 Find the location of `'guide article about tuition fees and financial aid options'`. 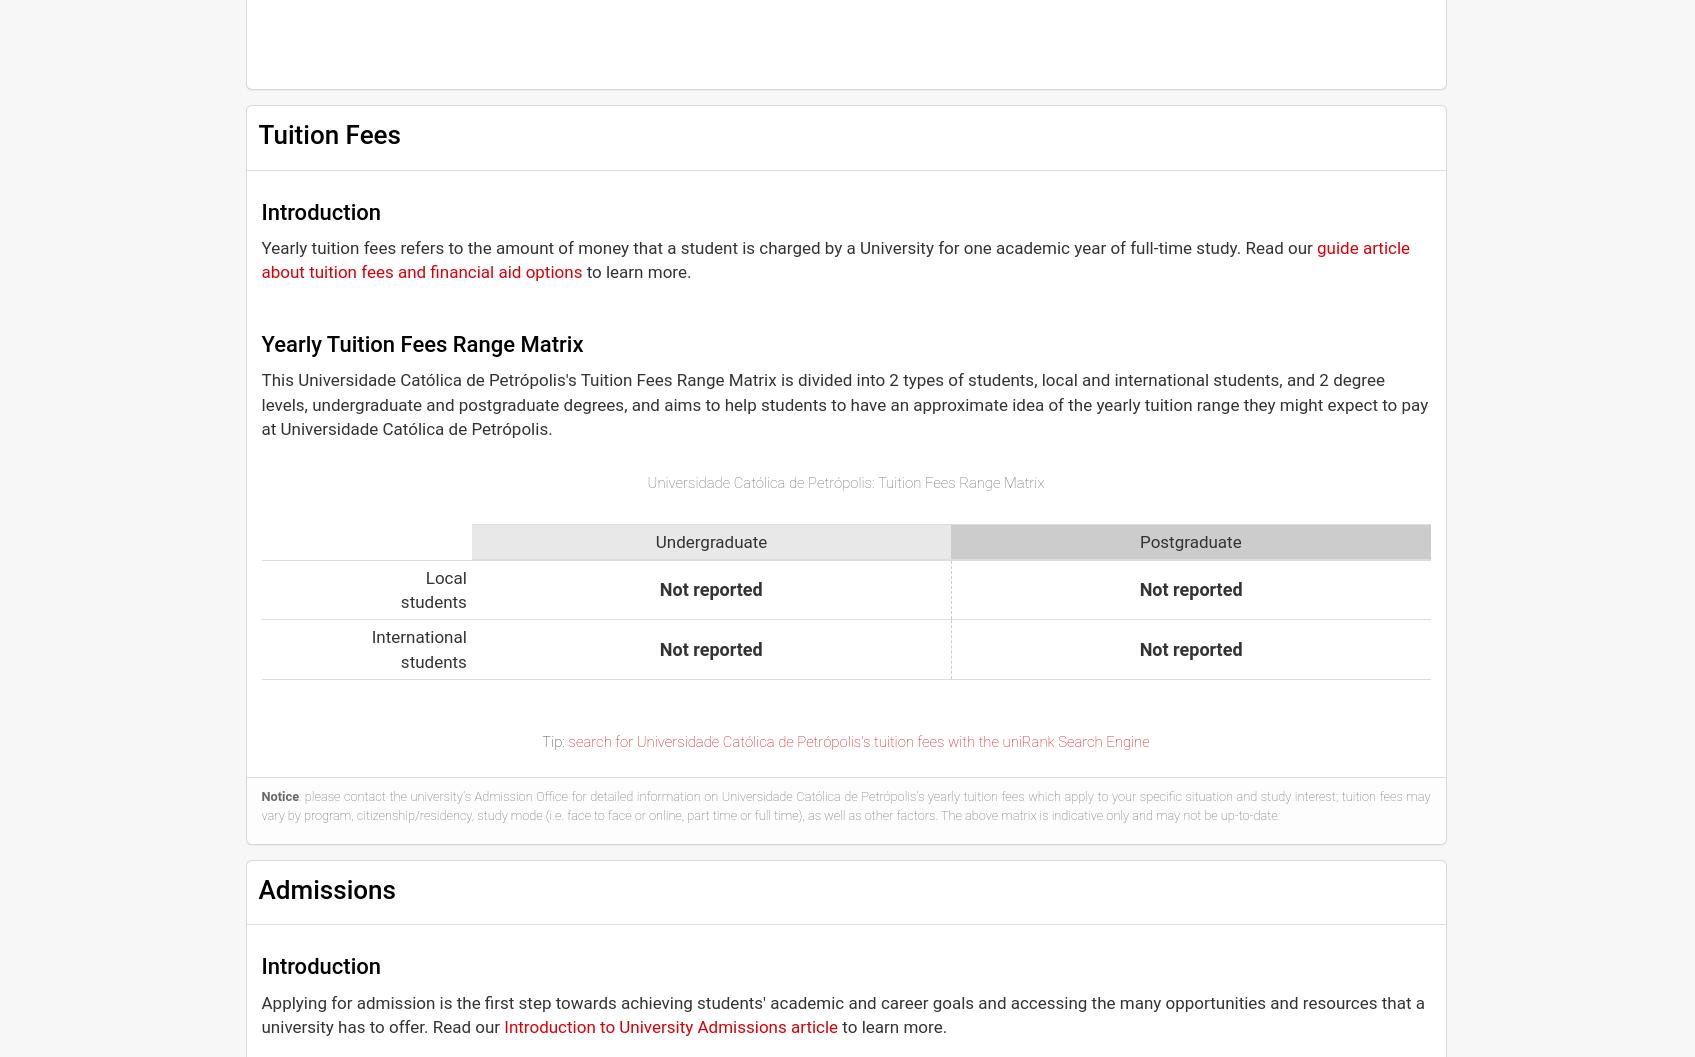

'guide article about tuition fees and financial aid options' is located at coordinates (835, 258).